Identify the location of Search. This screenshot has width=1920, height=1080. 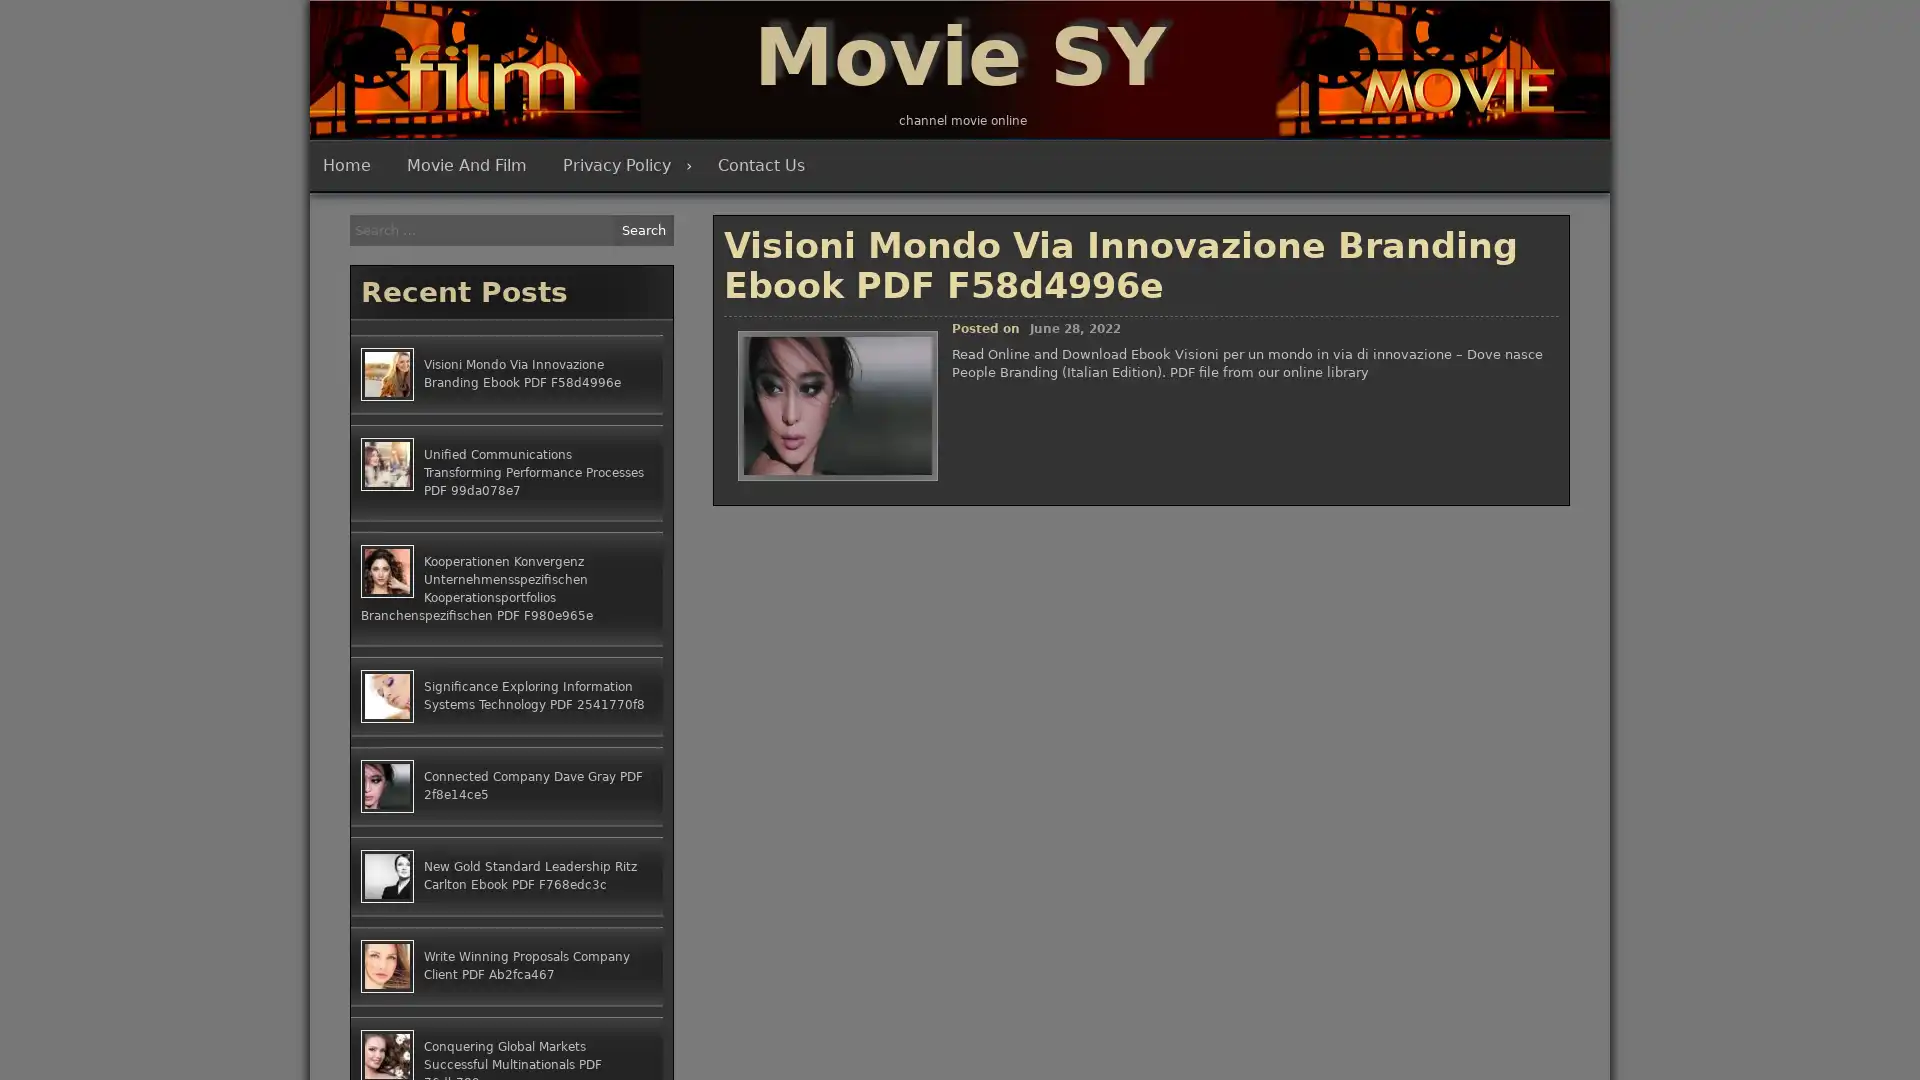
(643, 229).